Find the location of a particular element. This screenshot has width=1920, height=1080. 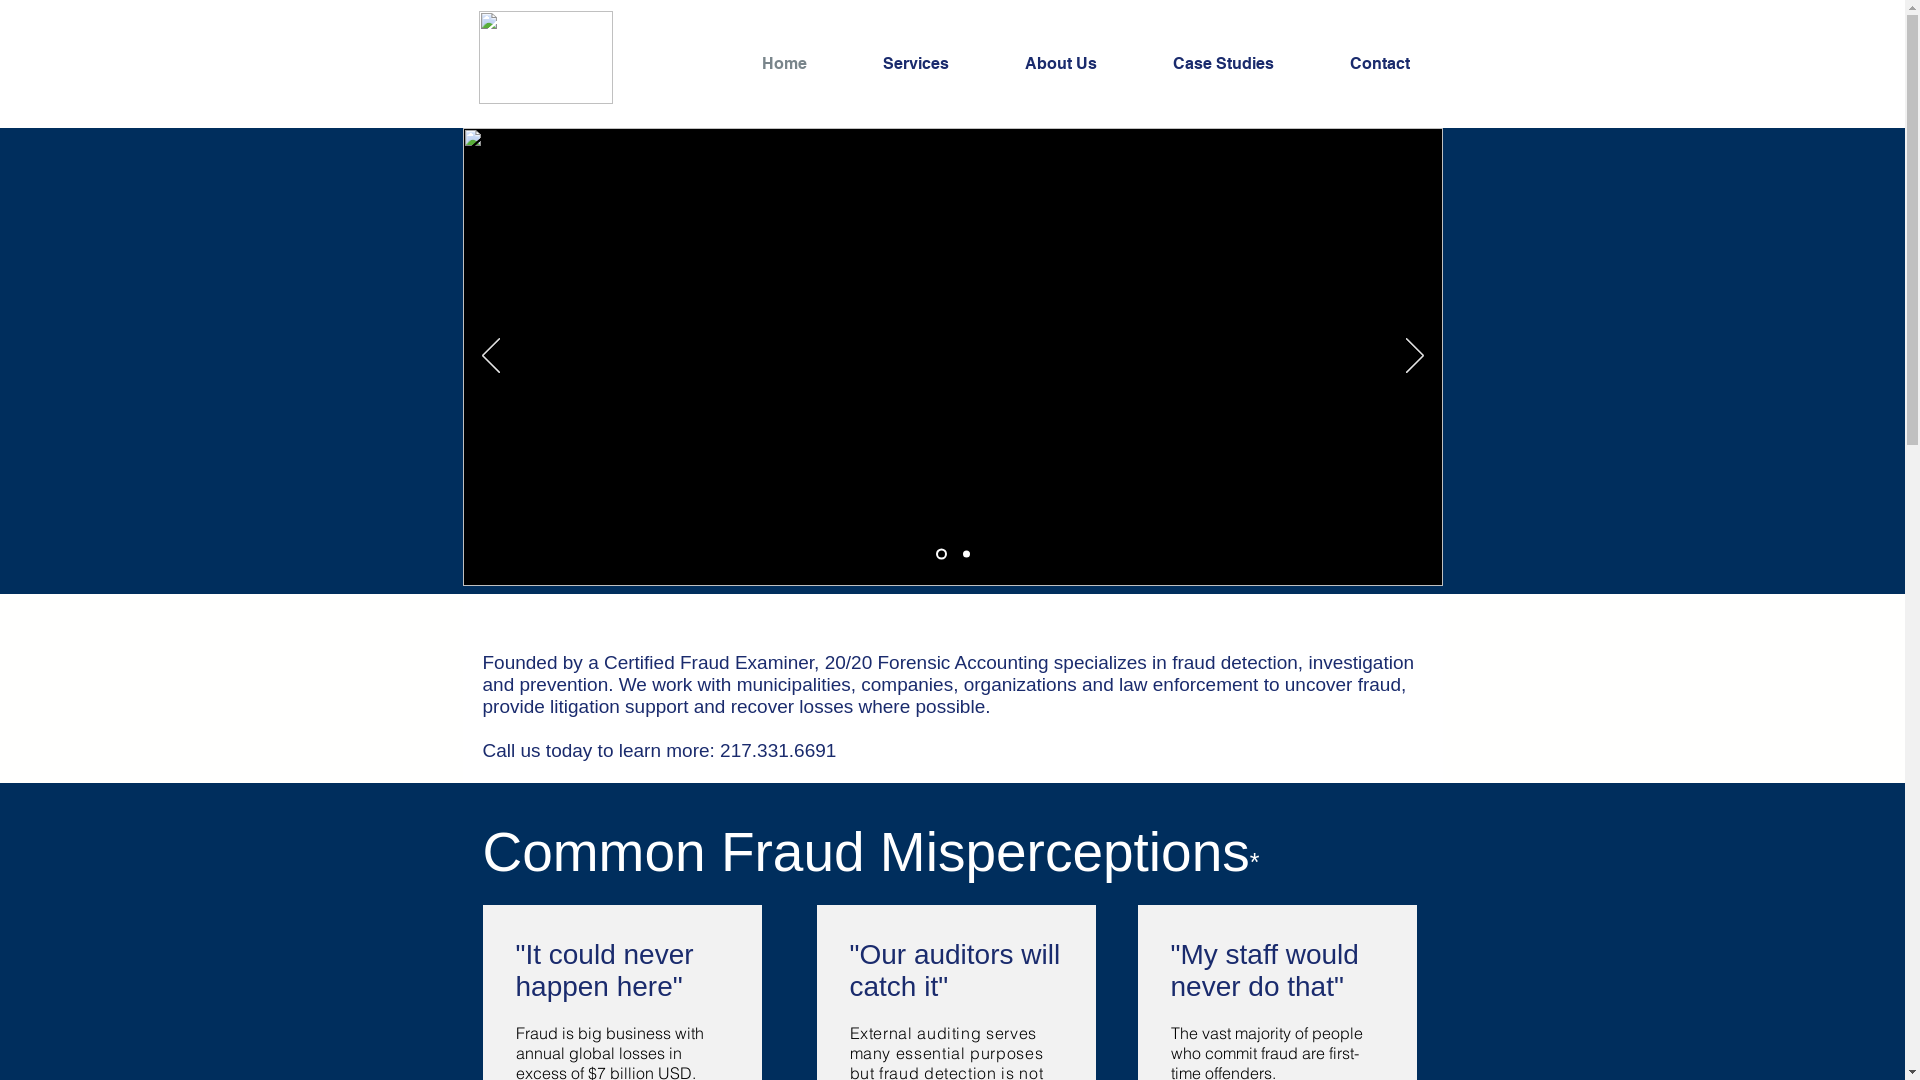

'Services' is located at coordinates (938, 63).